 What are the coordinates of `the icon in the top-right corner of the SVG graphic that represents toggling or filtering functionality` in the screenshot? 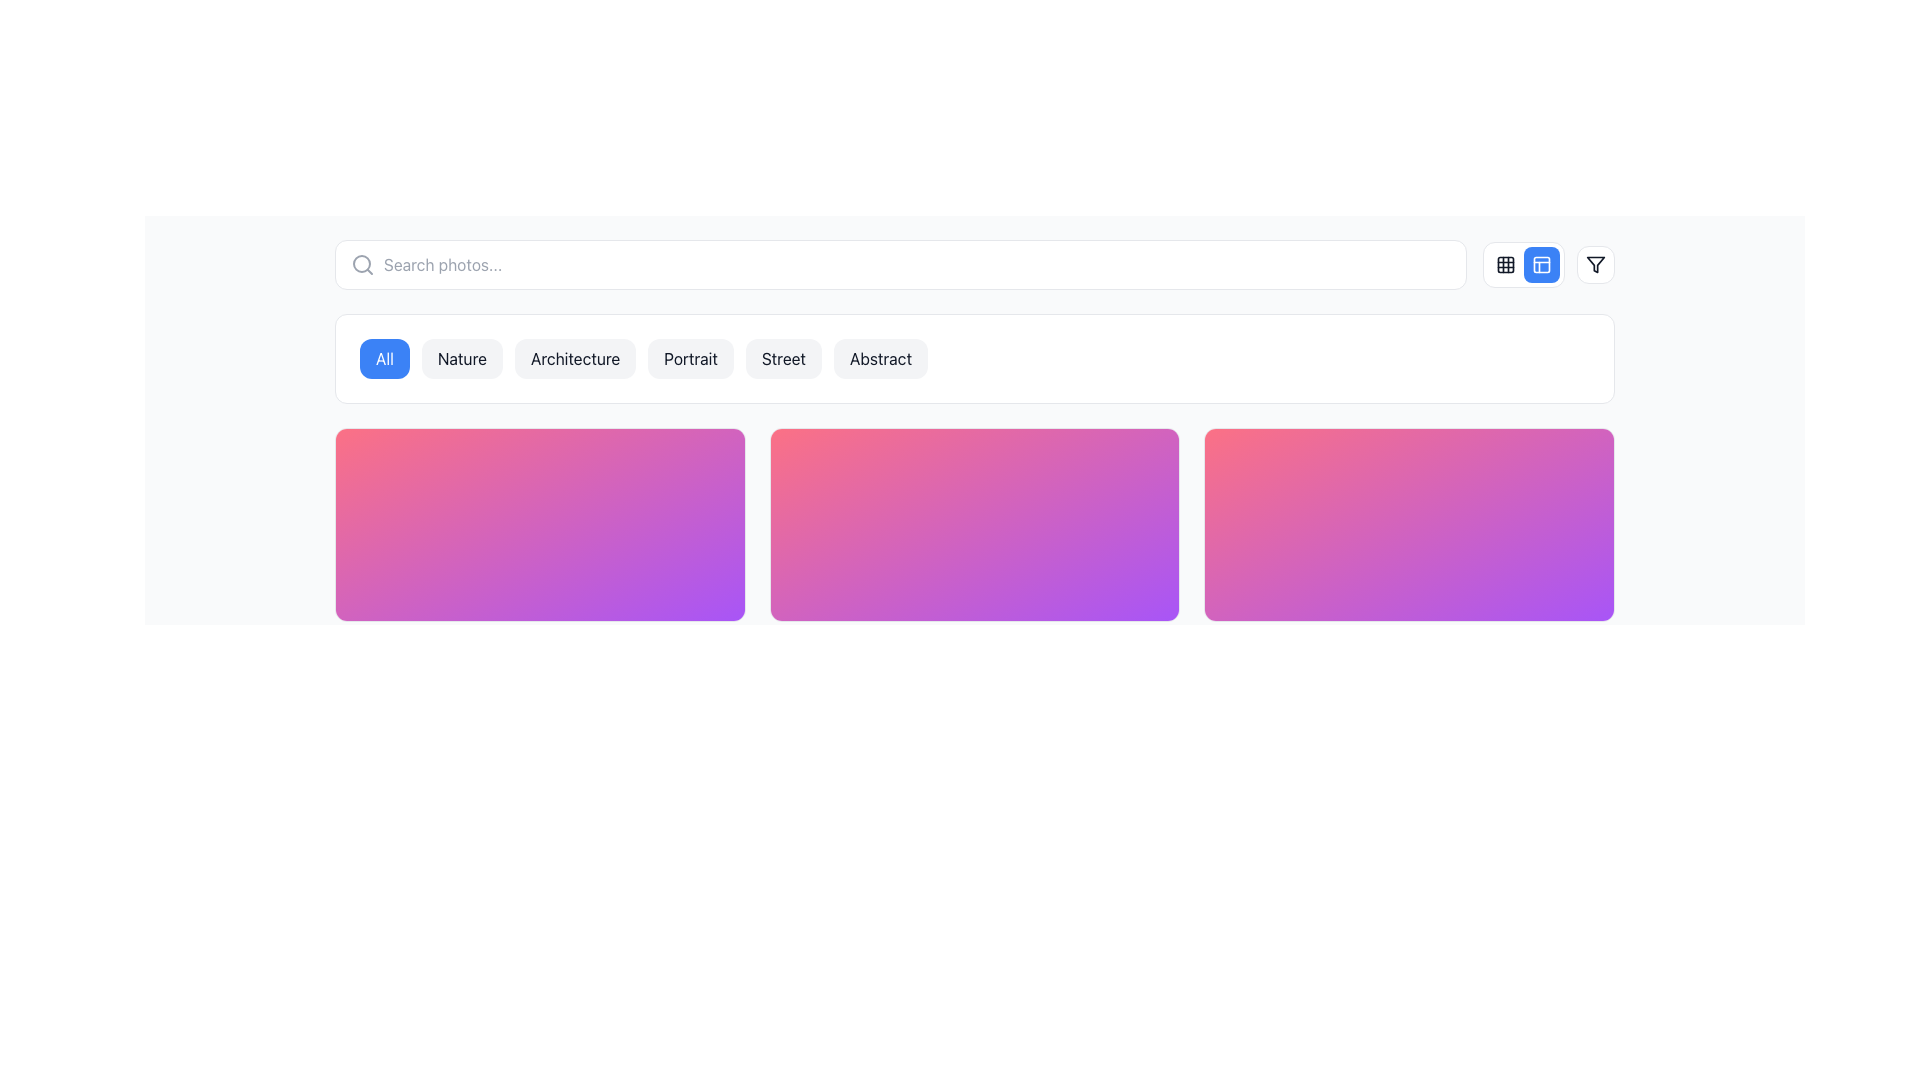 It's located at (1540, 264).